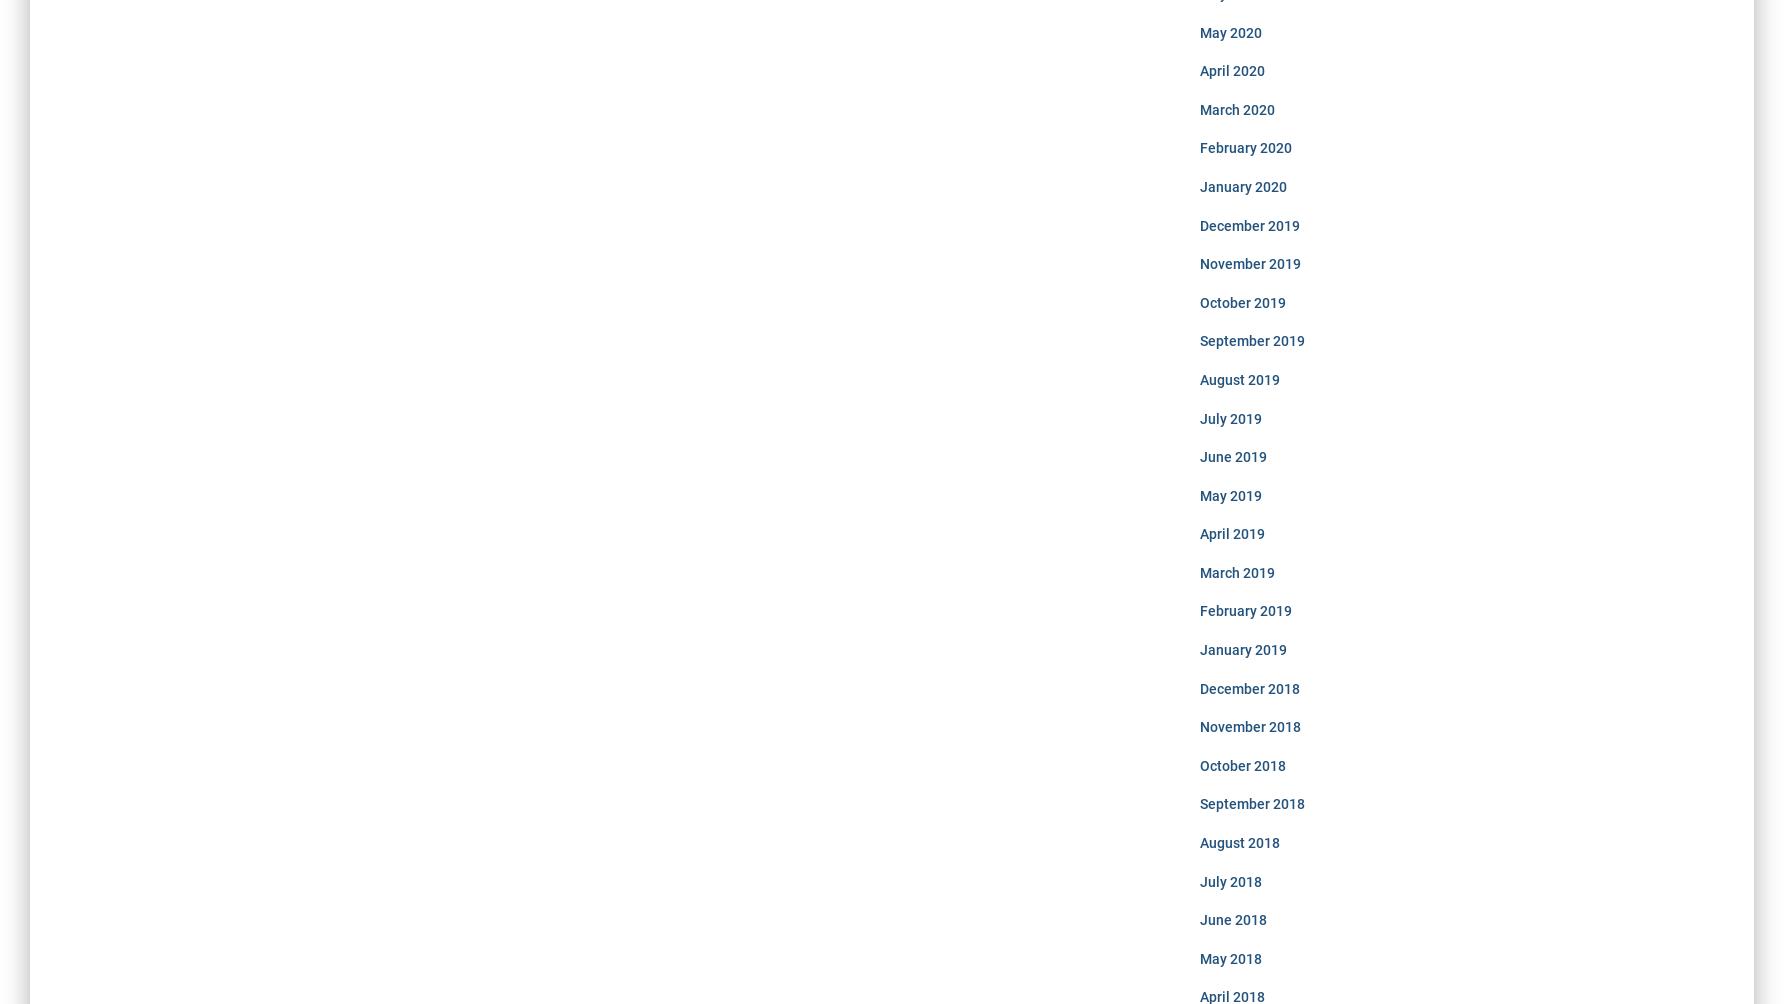  I want to click on 'September 2019', so click(1250, 340).